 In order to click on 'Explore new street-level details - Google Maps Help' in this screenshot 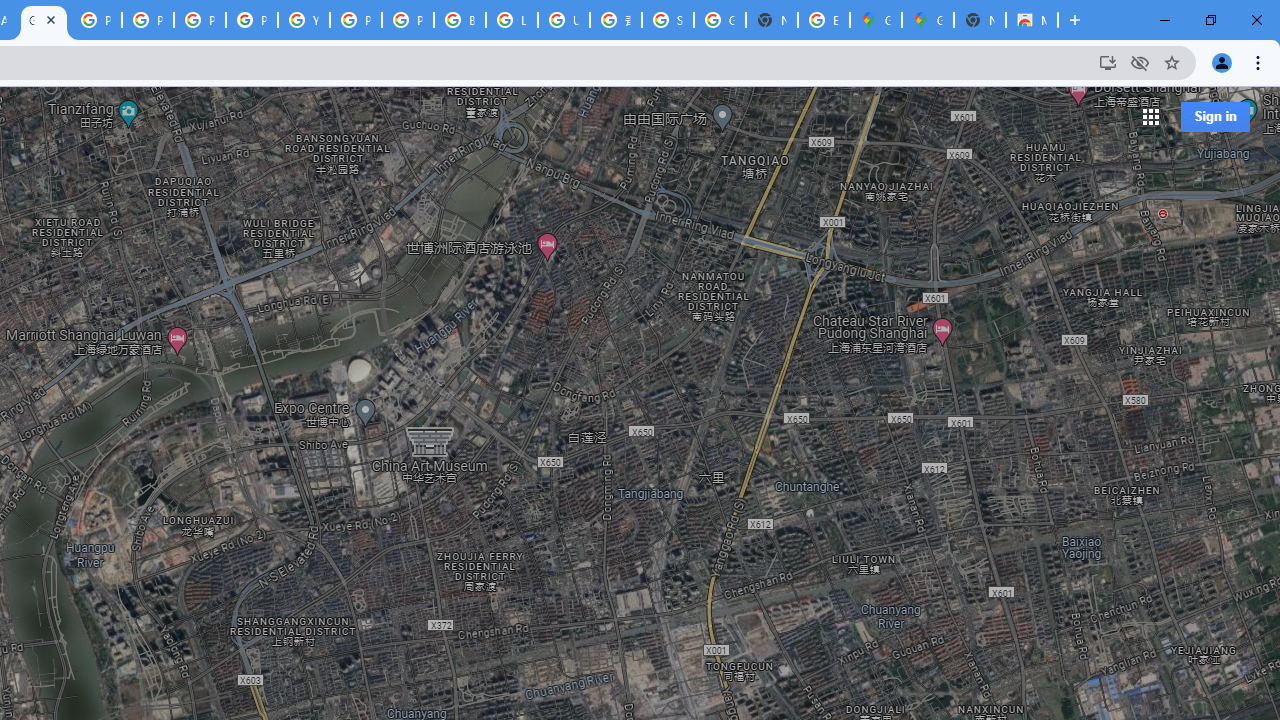, I will do `click(823, 20)`.